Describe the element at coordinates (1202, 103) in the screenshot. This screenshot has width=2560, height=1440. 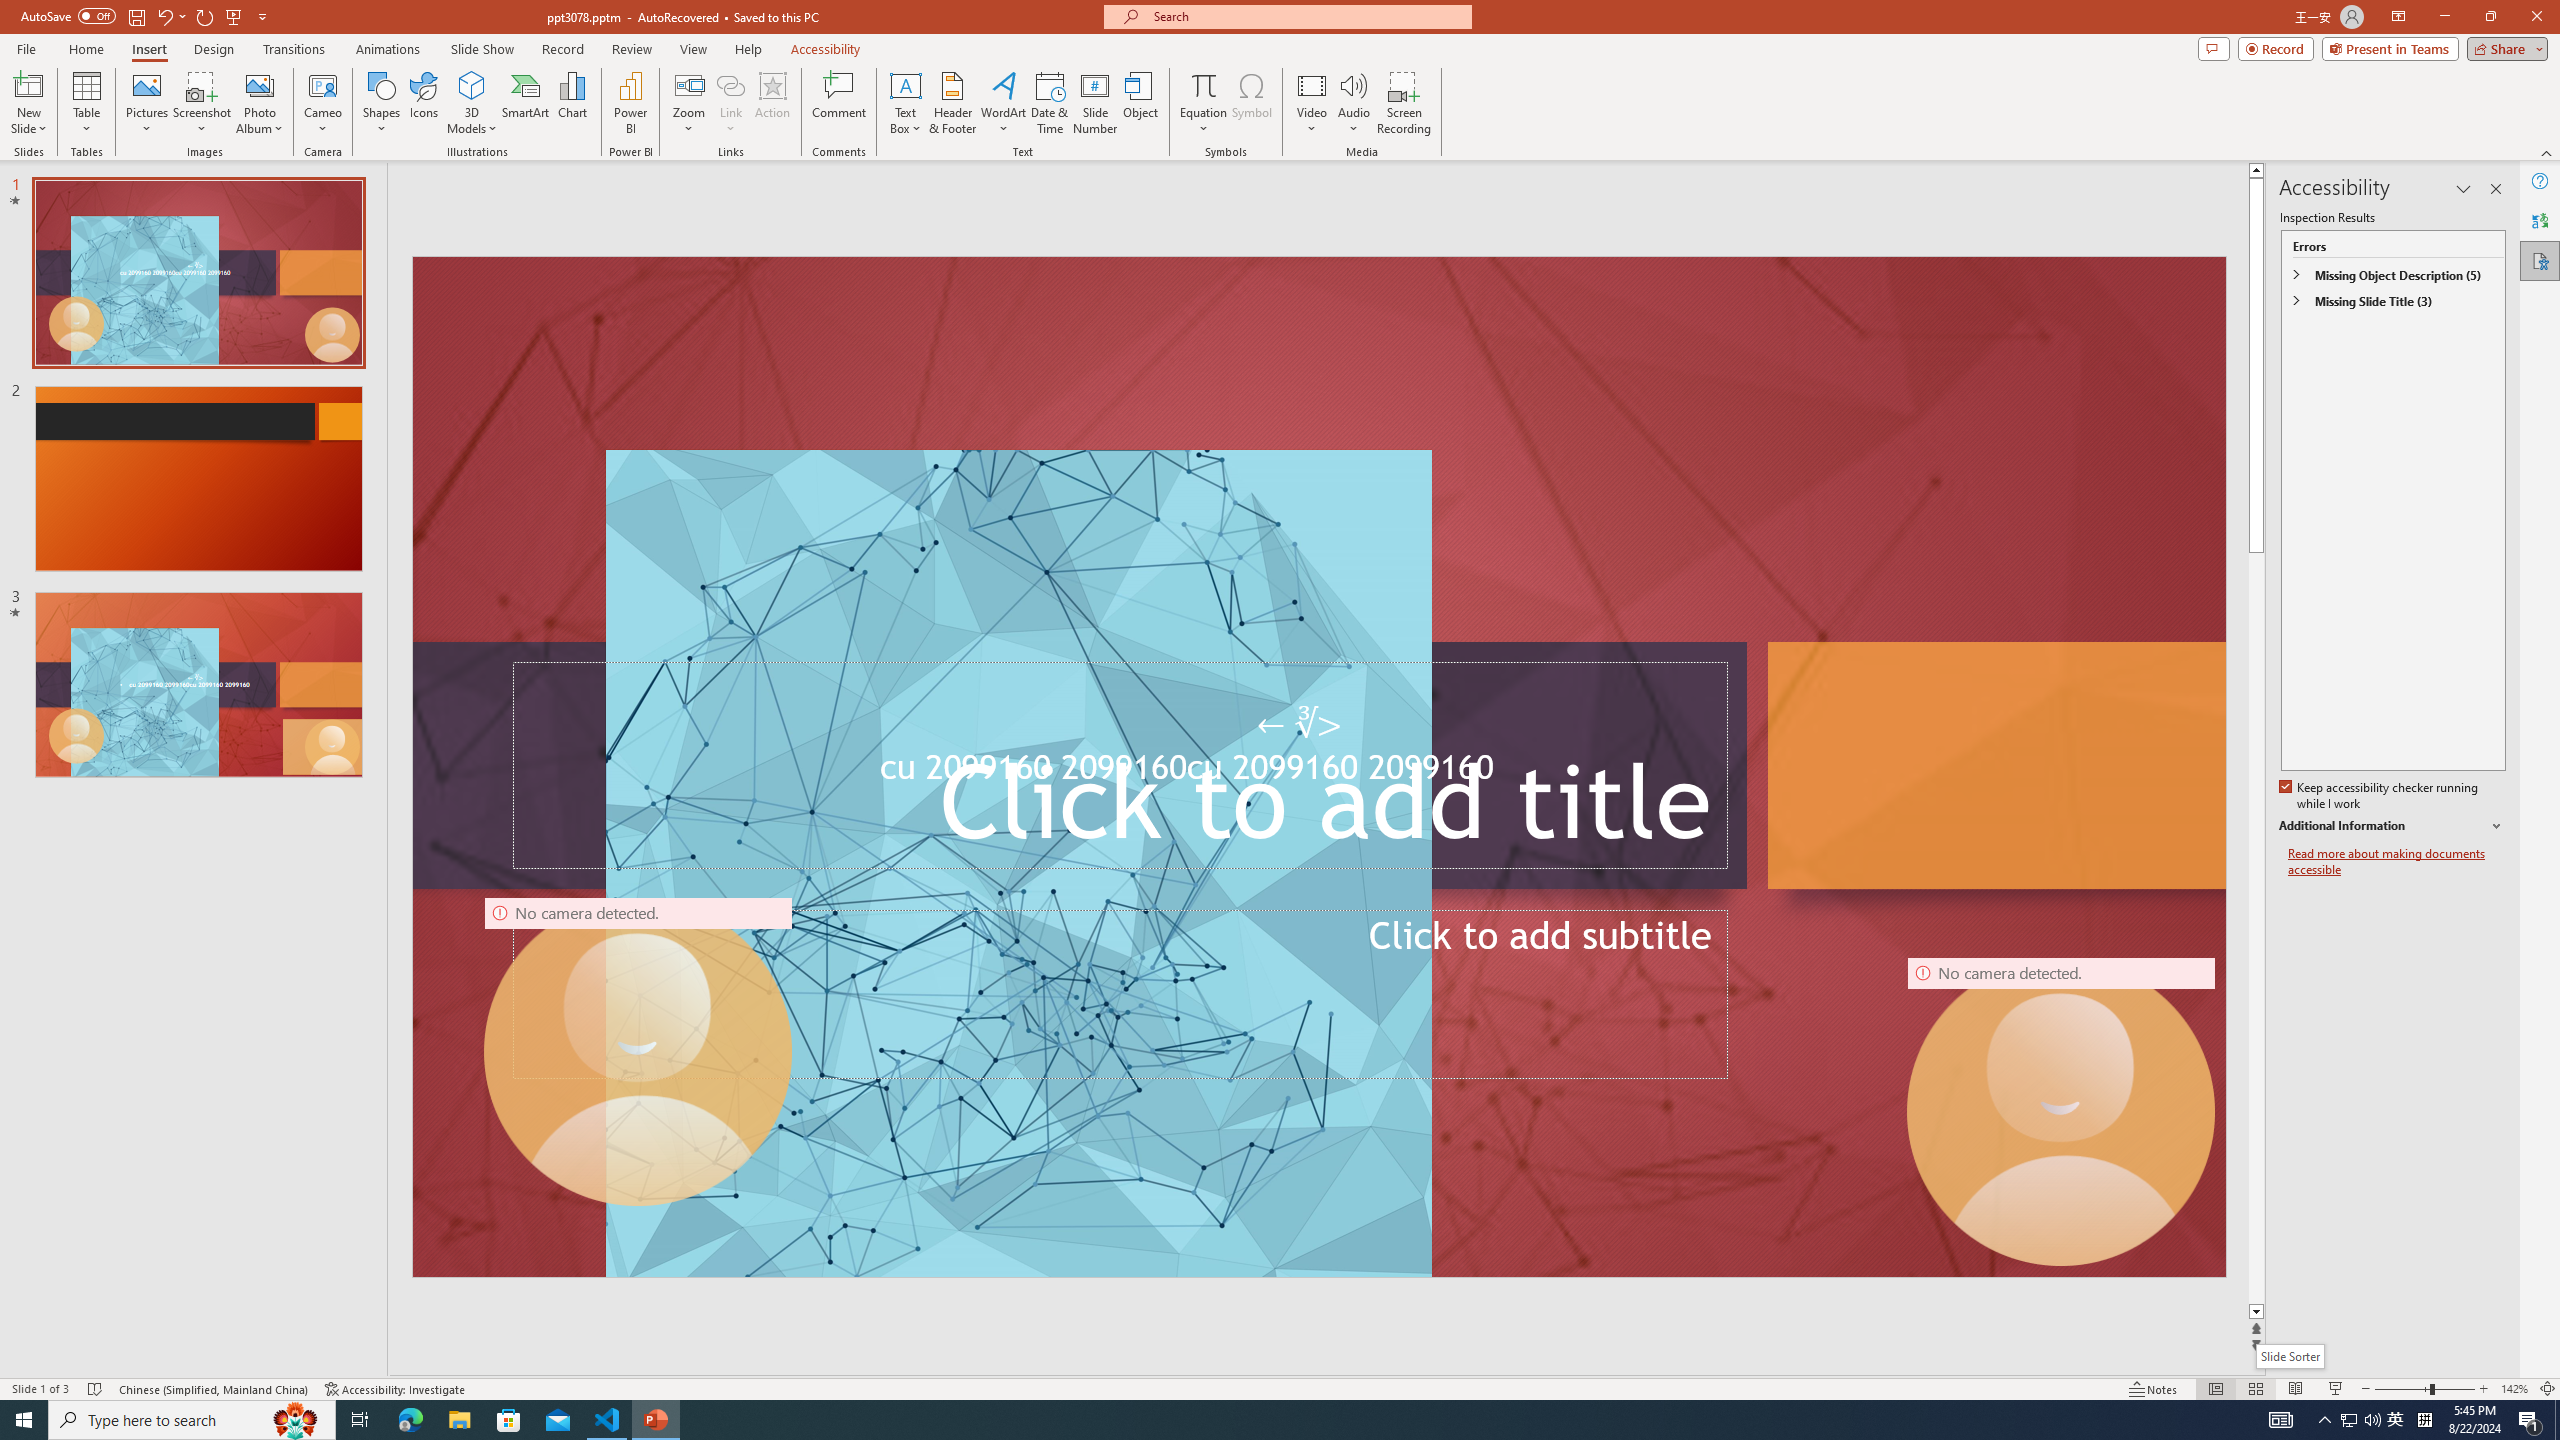
I see `'Equation'` at that location.